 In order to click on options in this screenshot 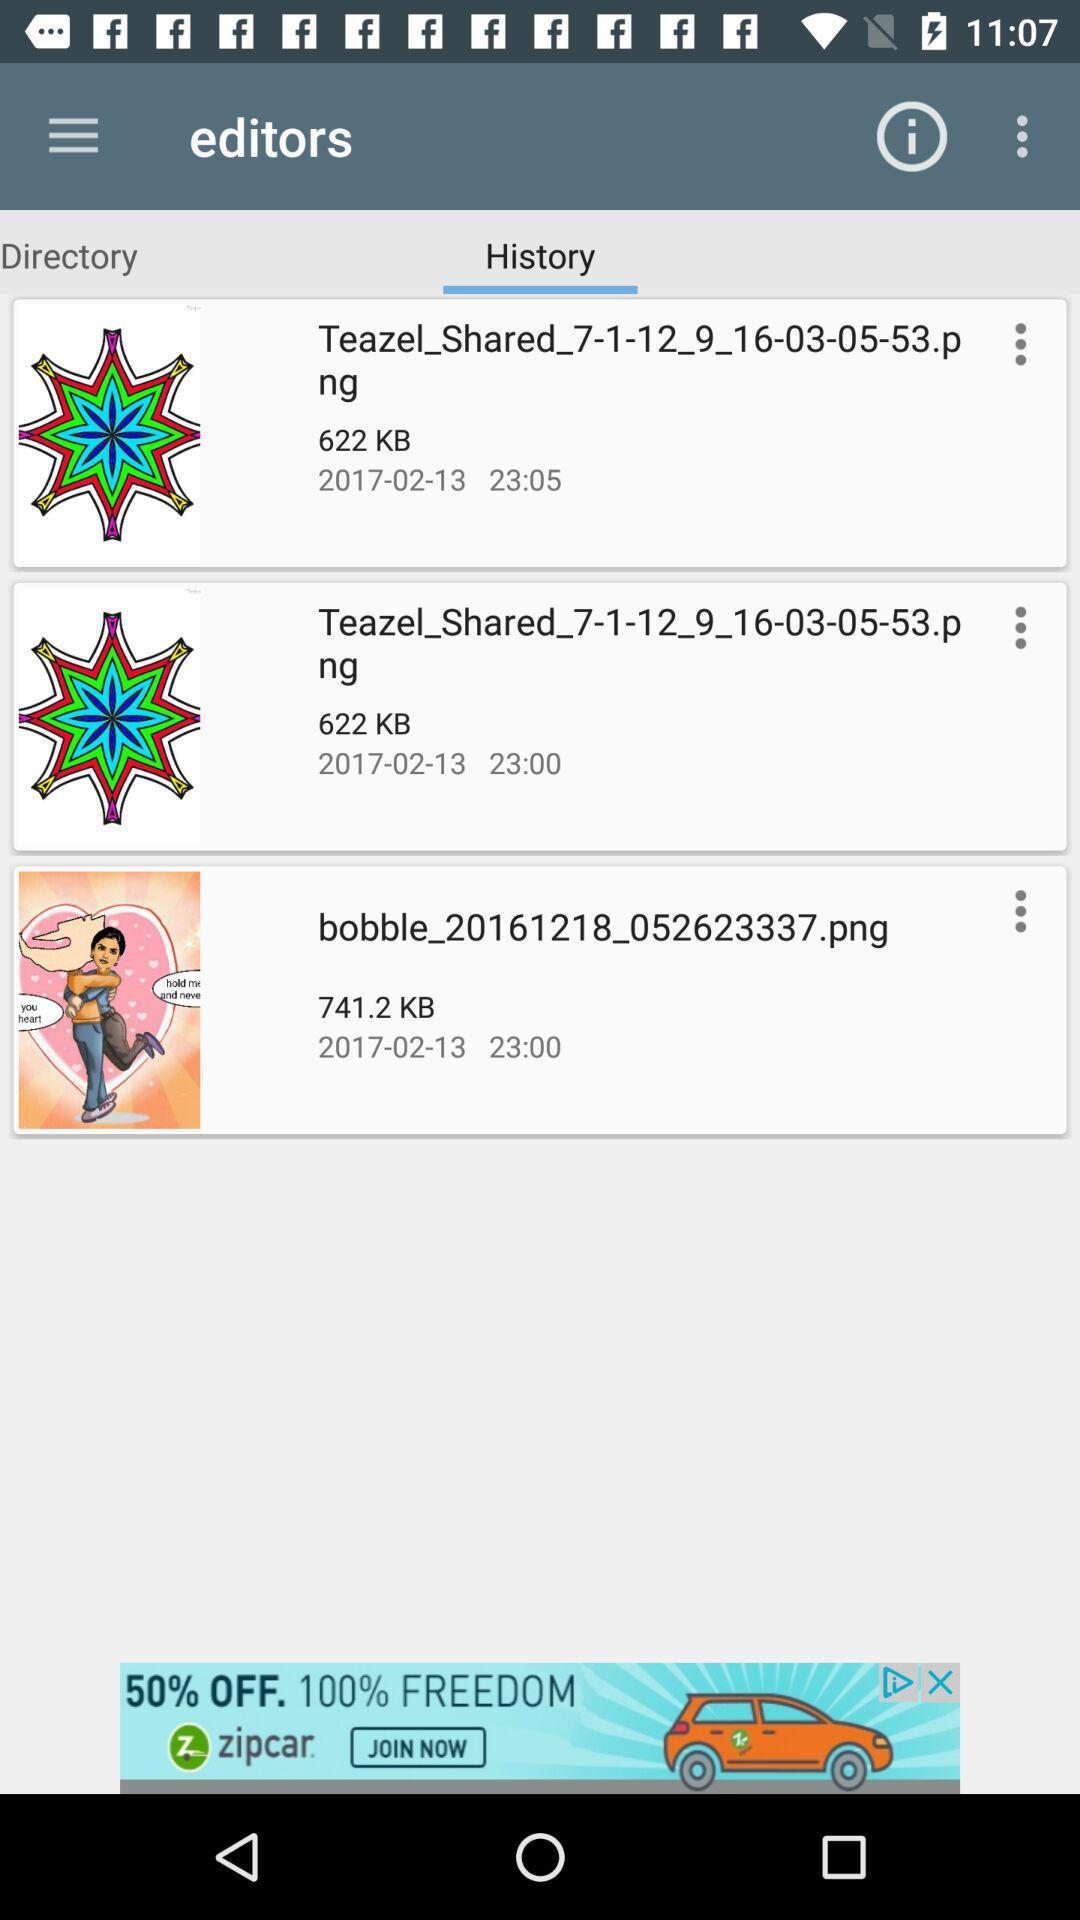, I will do `click(1016, 910)`.